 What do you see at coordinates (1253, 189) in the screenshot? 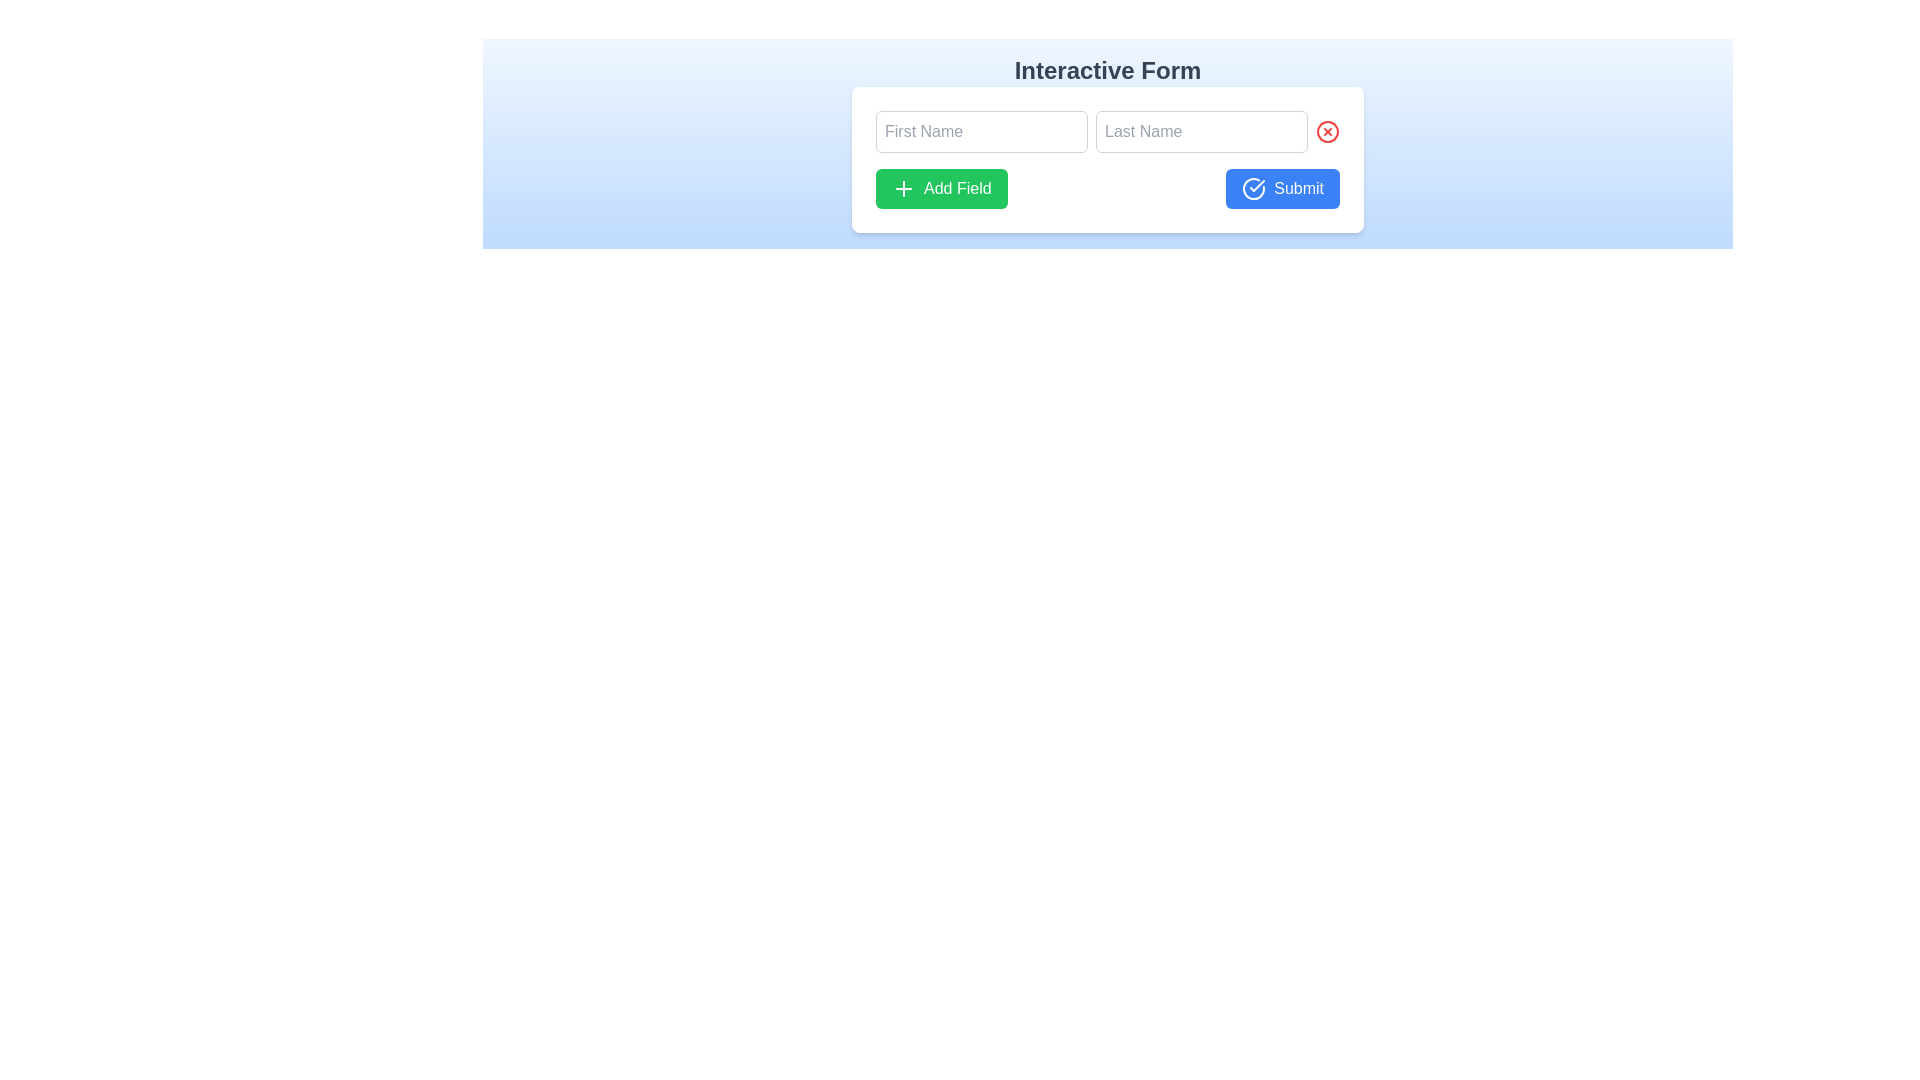
I see `the circular icon with a checkmark inside, which is styled with a blue background and white outline, located on the left side of the 'Submit' button` at bounding box center [1253, 189].